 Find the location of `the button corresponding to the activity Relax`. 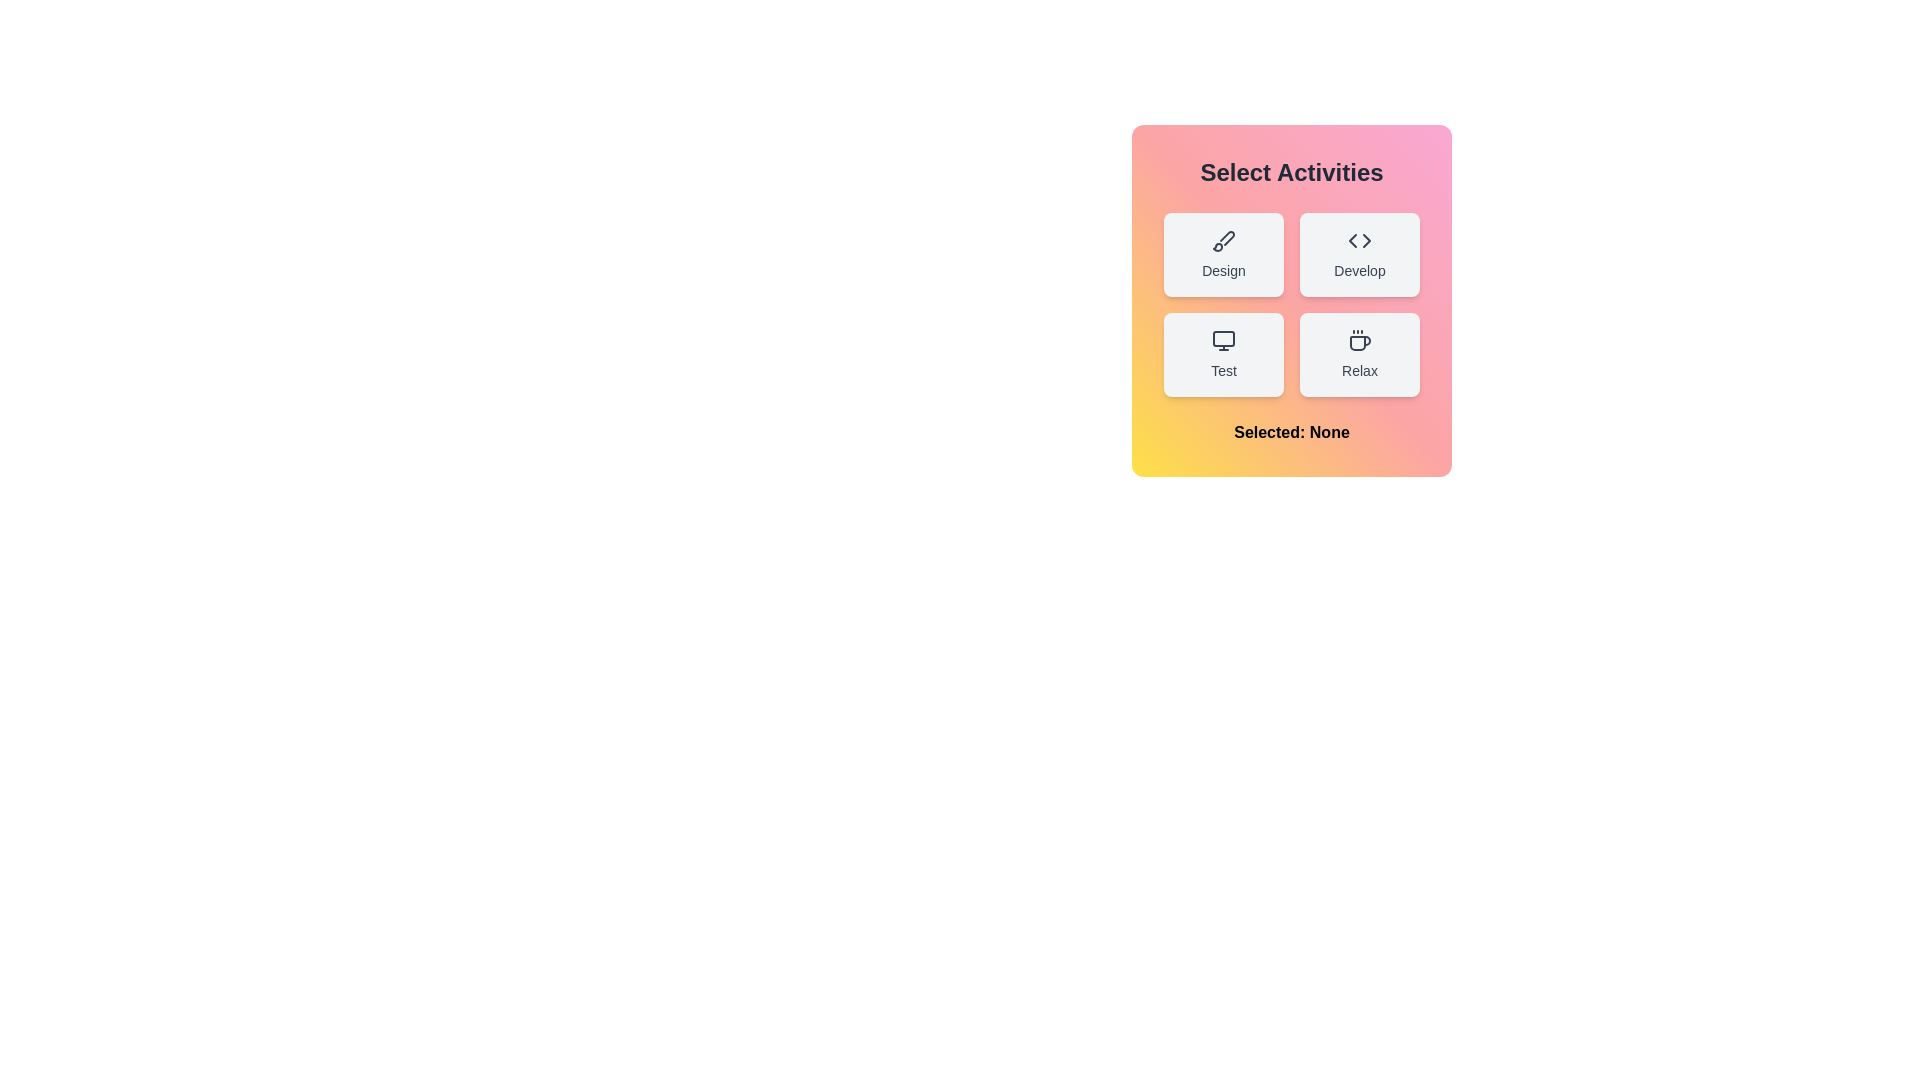

the button corresponding to the activity Relax is located at coordinates (1359, 353).